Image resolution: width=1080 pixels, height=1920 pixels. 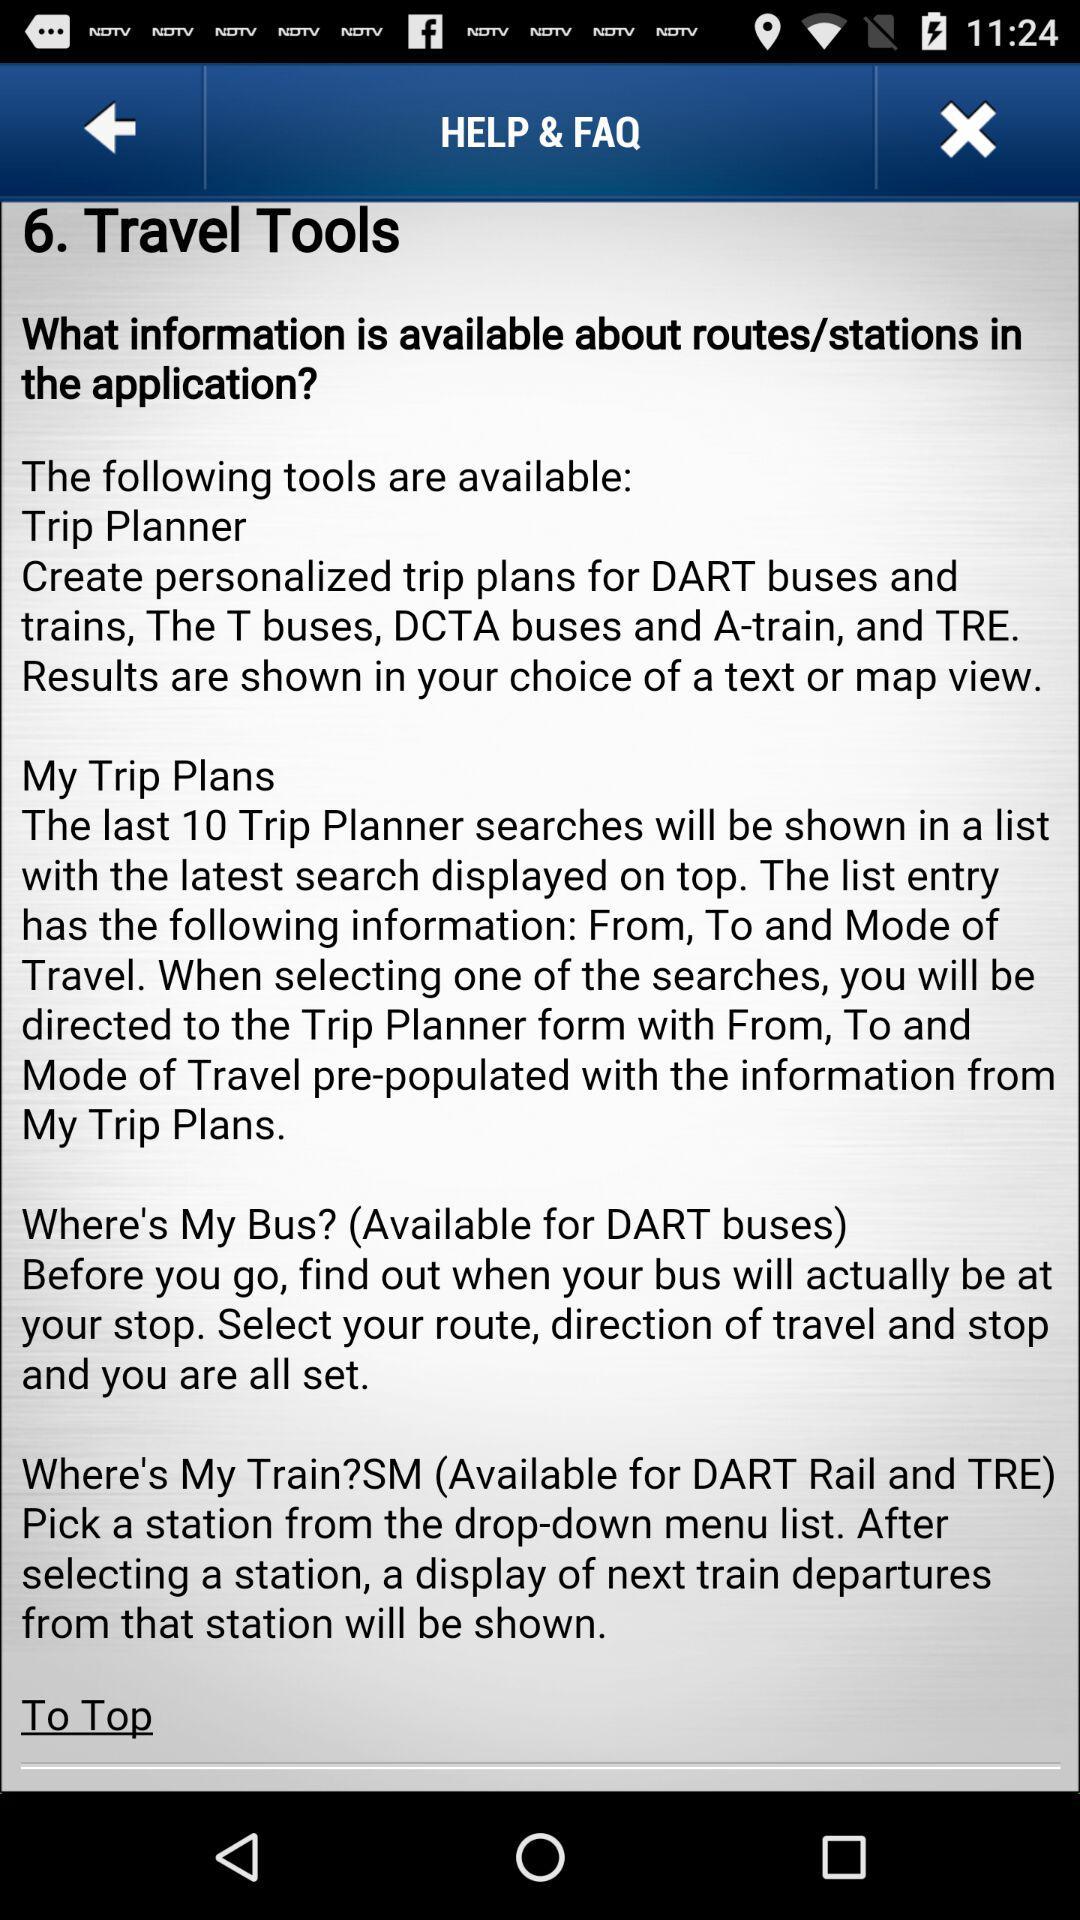 What do you see at coordinates (964, 129) in the screenshot?
I see `window` at bounding box center [964, 129].